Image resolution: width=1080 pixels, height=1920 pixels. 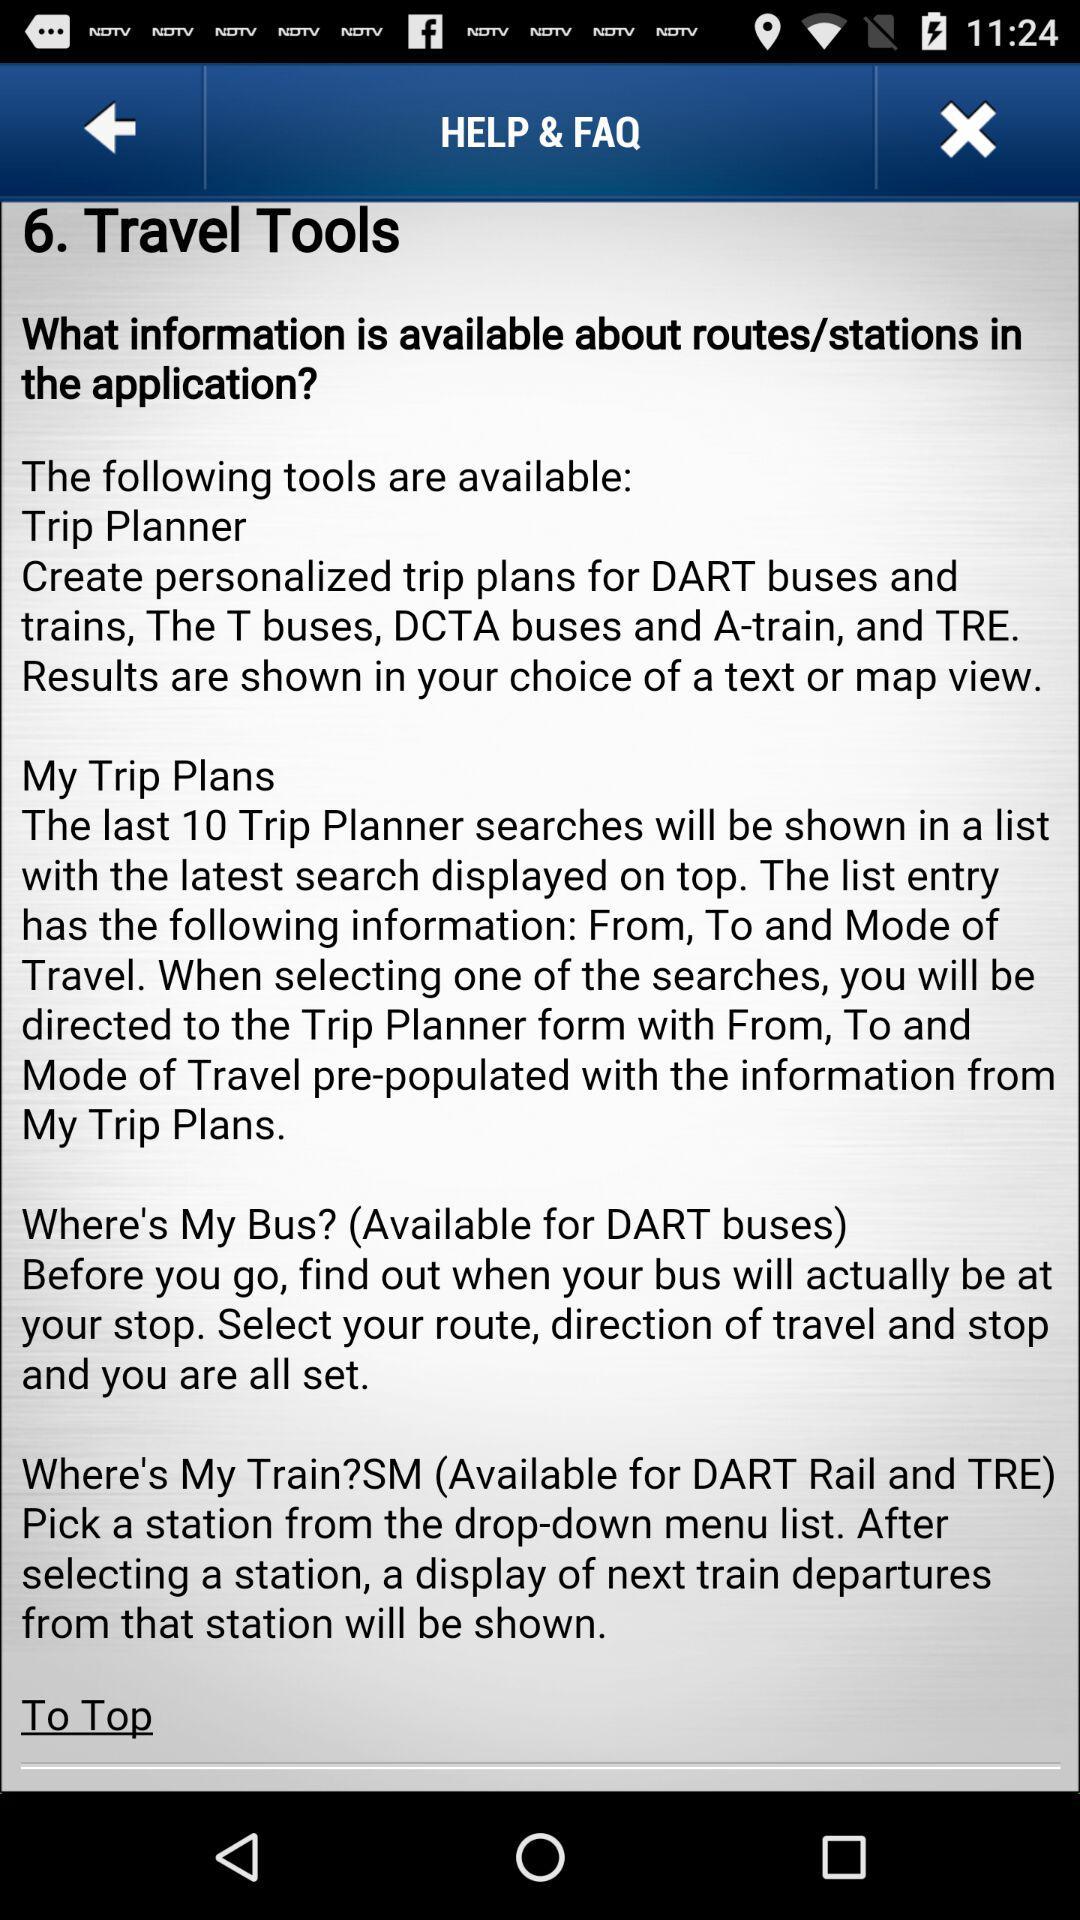 What do you see at coordinates (964, 129) in the screenshot?
I see `window` at bounding box center [964, 129].